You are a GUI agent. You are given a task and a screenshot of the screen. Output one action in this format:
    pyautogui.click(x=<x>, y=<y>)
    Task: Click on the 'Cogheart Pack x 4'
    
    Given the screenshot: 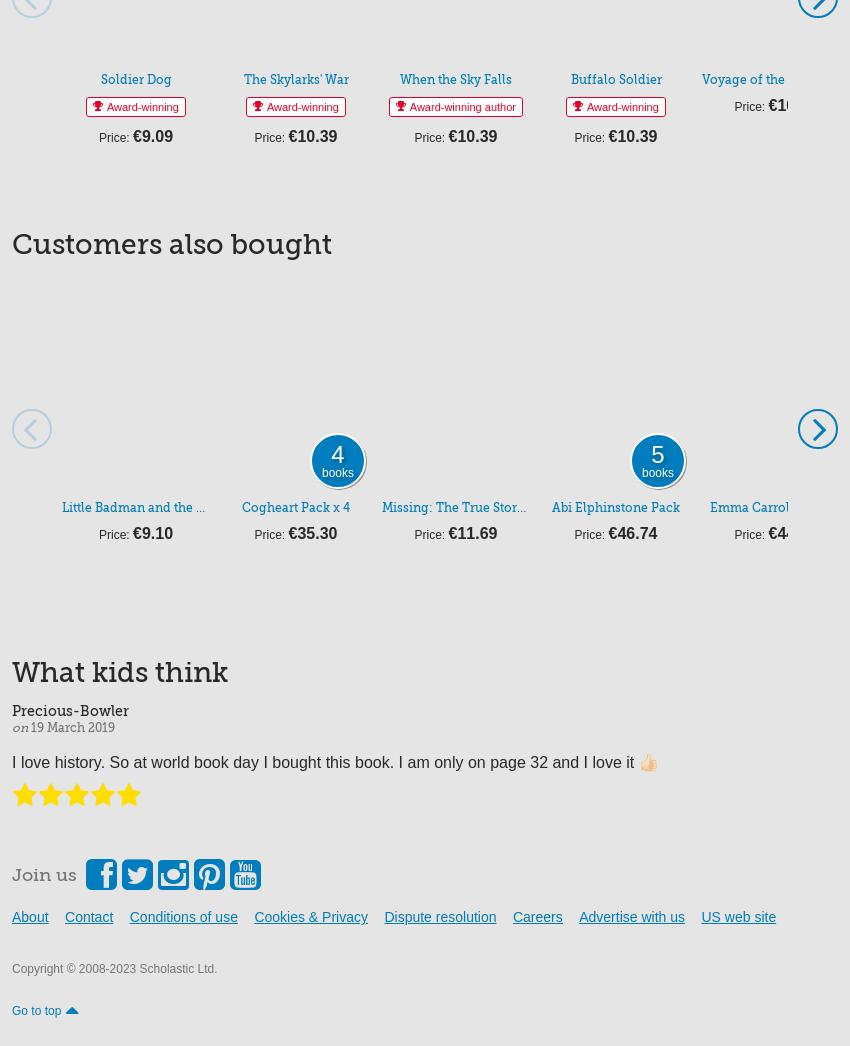 What is the action you would take?
    pyautogui.click(x=241, y=506)
    